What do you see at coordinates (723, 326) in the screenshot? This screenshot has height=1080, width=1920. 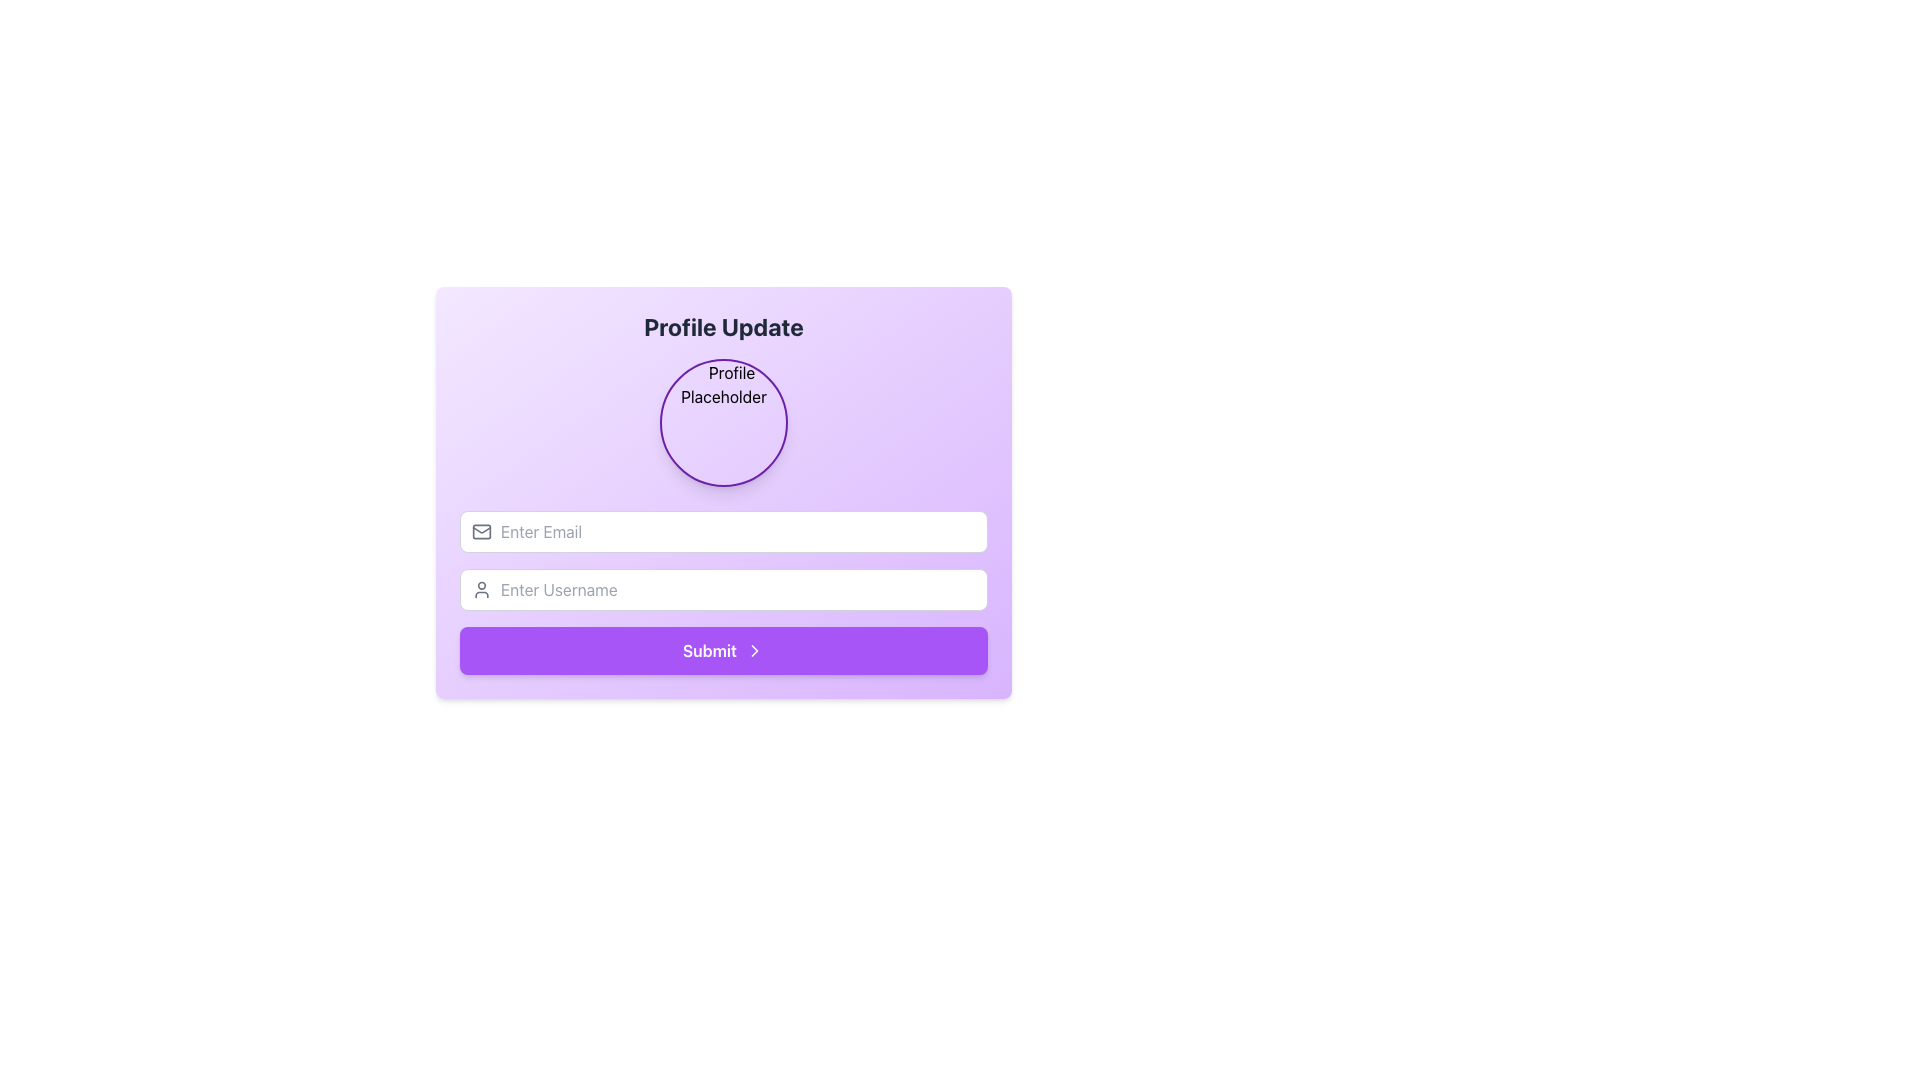 I see `the Static Text header indicating the purpose of the user profile update interface, which is located above the Profile Placeholder` at bounding box center [723, 326].